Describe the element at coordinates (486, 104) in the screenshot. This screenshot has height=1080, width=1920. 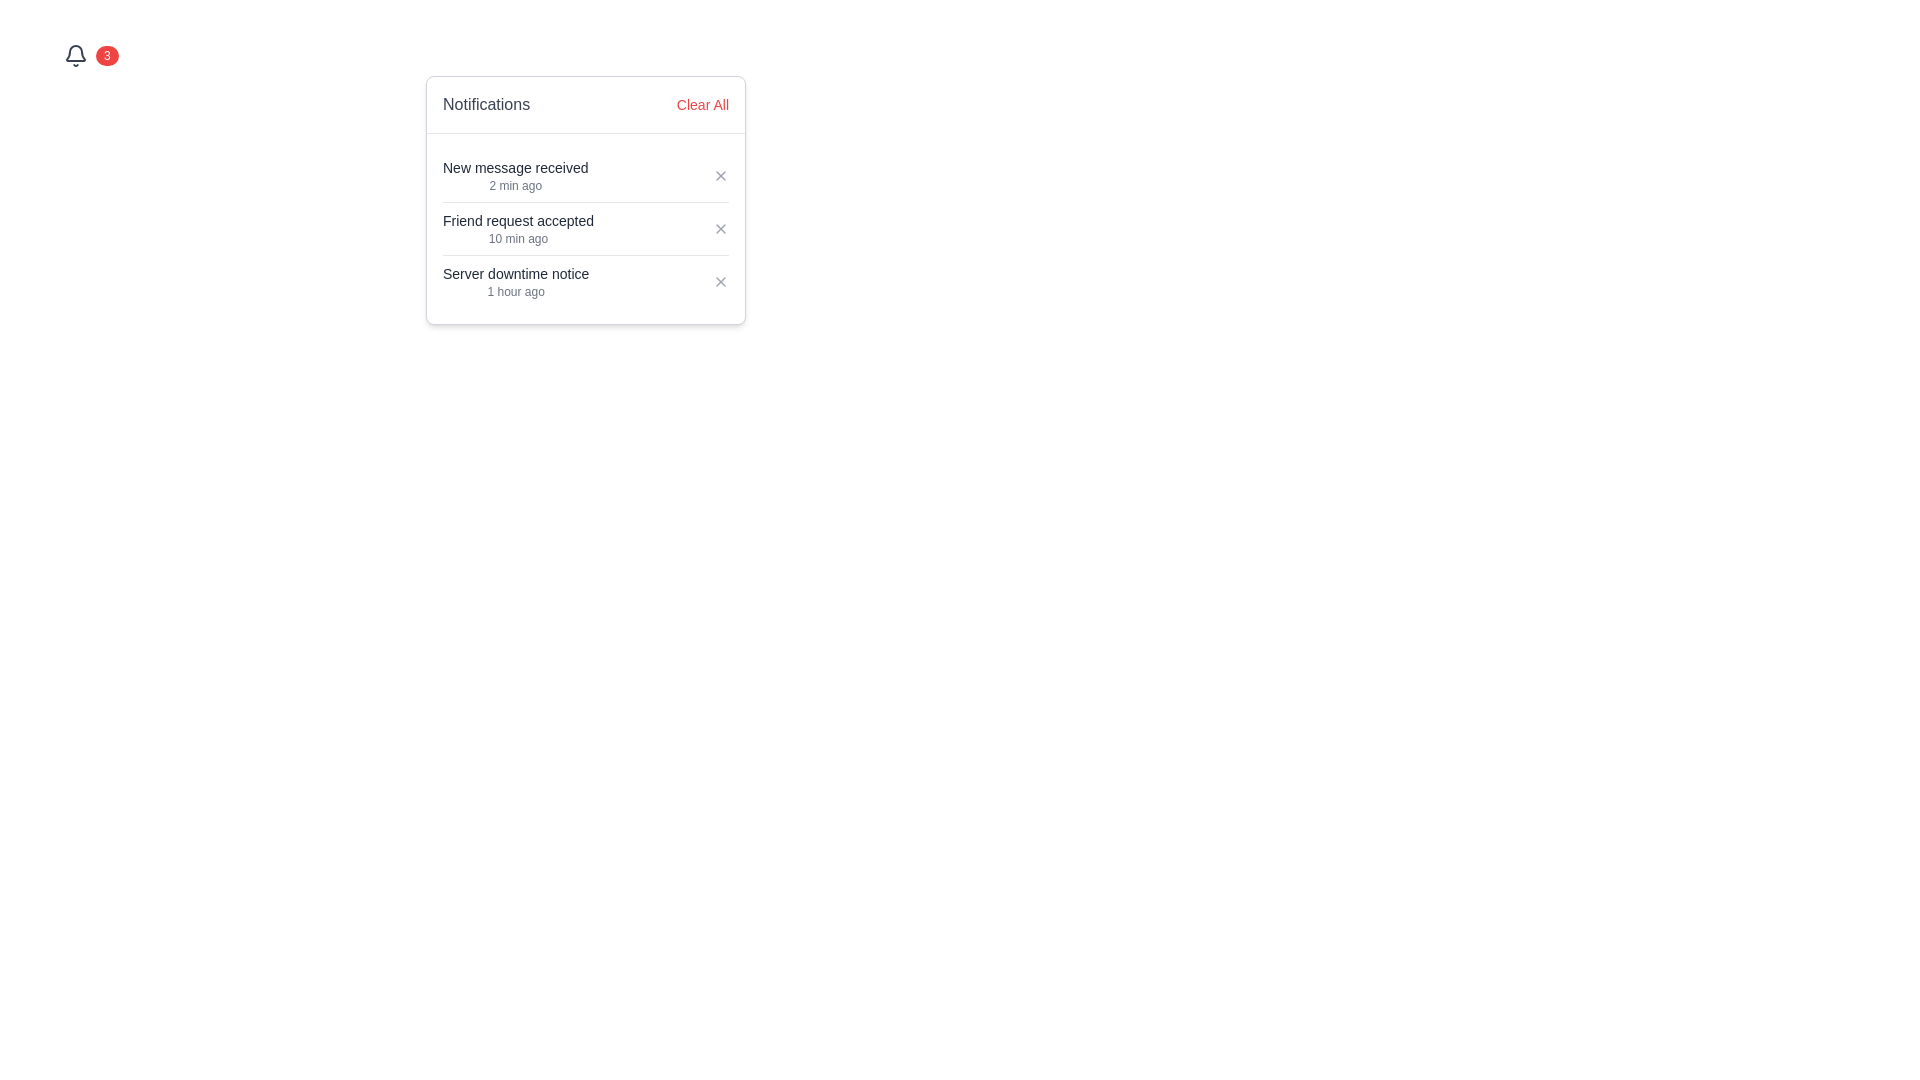
I see `the Text label or heading at the top-left of the notification panel, which indicates the purpose of the panel` at that location.